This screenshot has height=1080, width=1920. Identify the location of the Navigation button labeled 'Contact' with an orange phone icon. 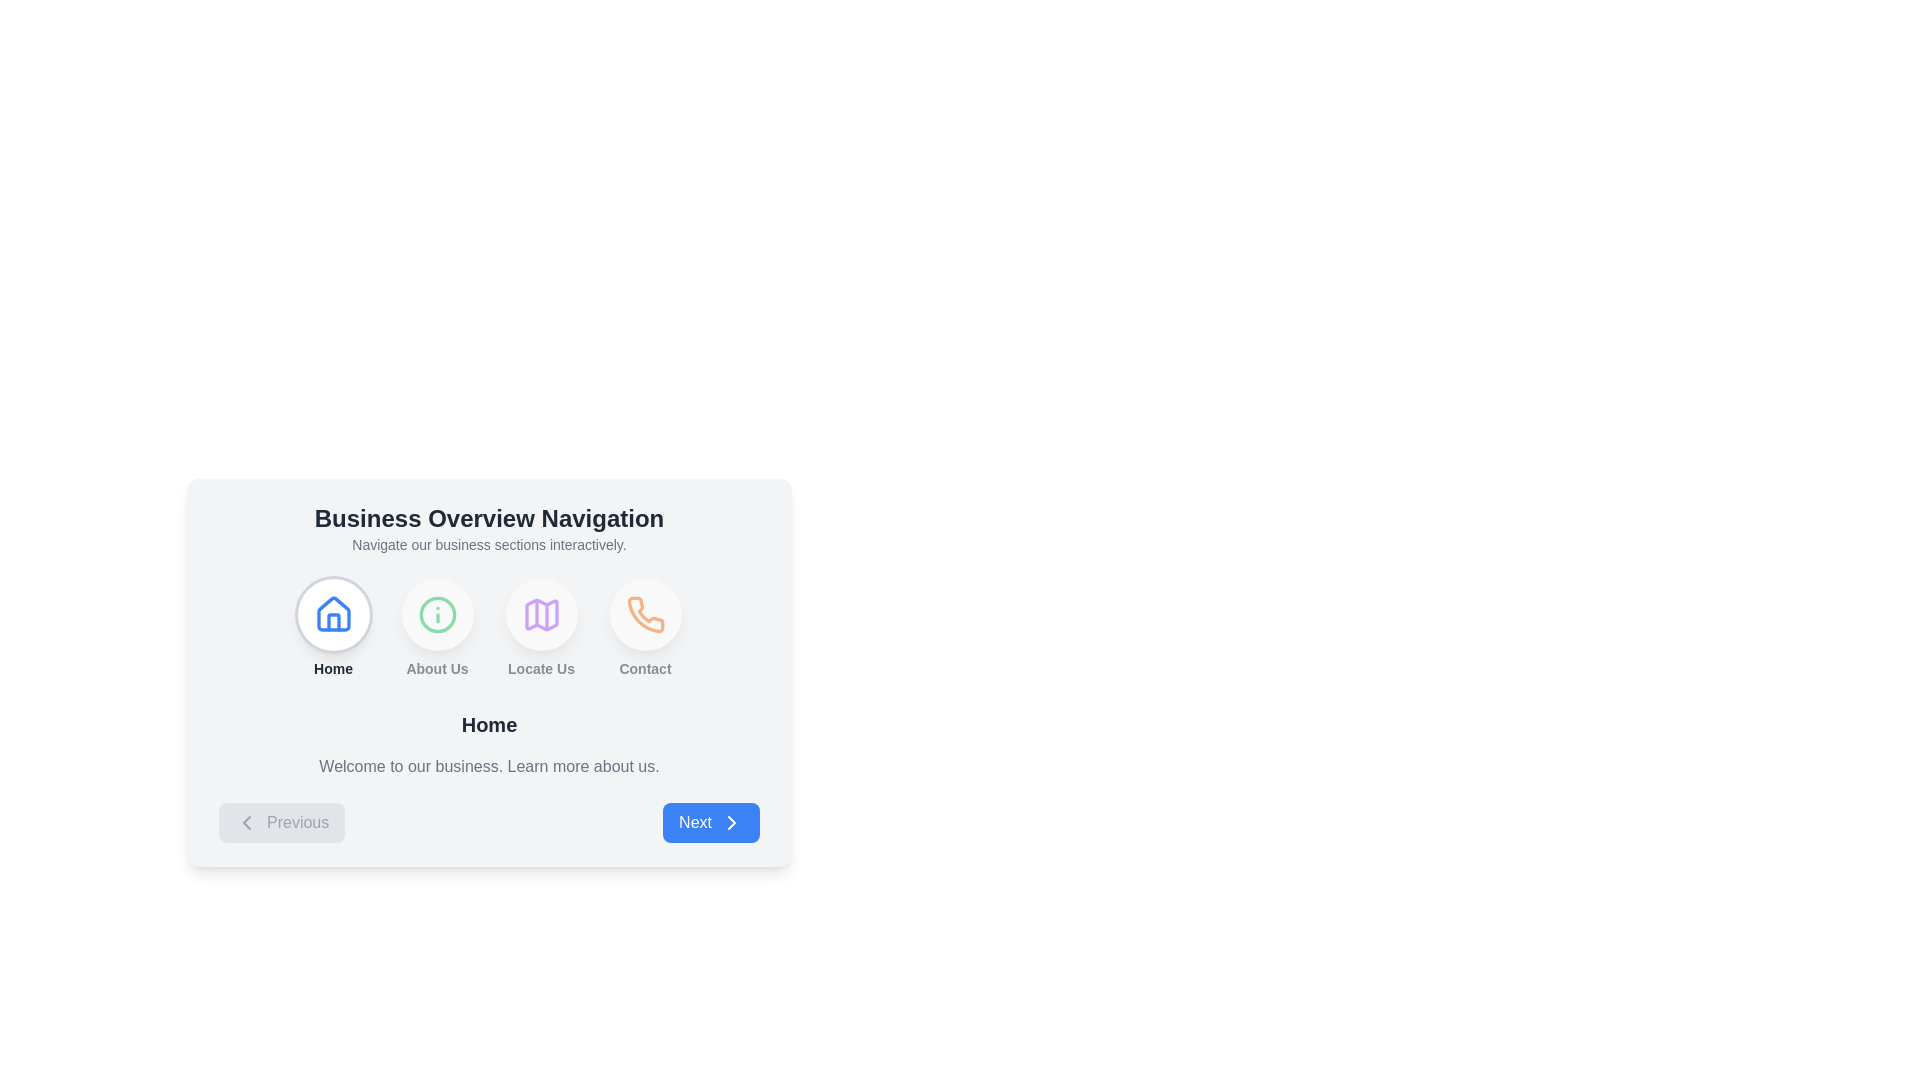
(645, 627).